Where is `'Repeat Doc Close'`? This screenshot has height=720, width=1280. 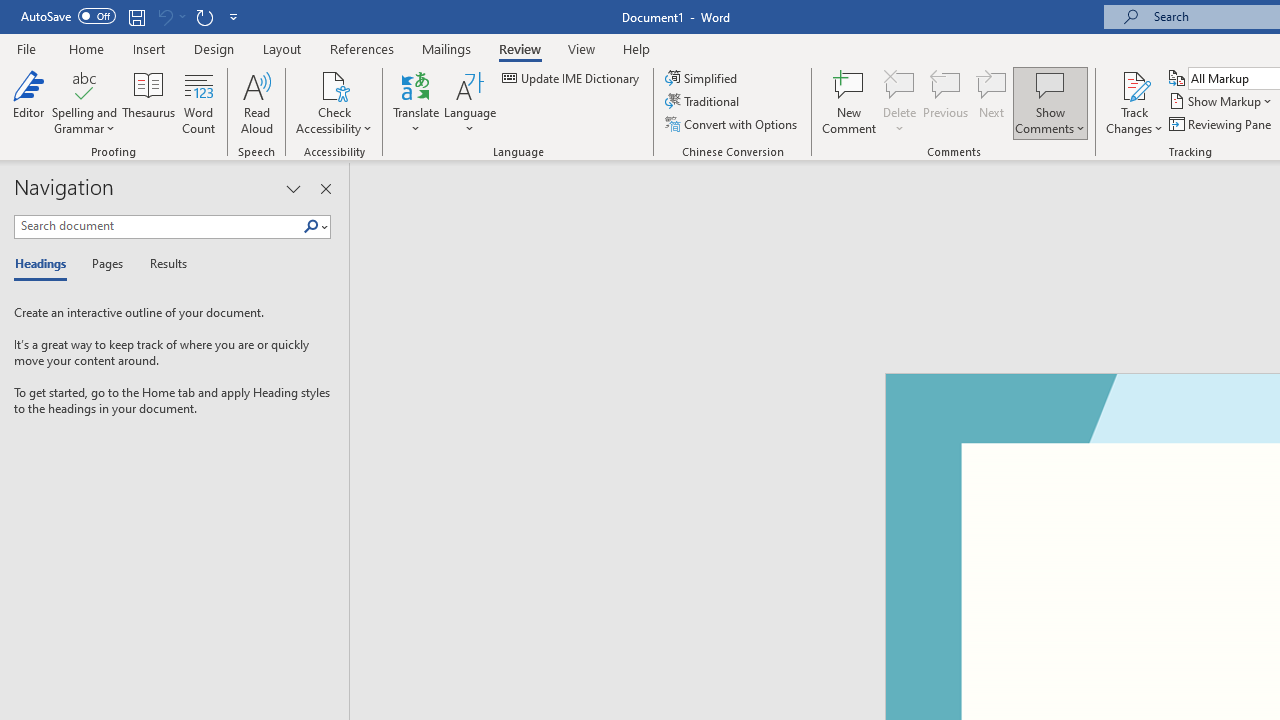 'Repeat Doc Close' is located at coordinates (204, 16).